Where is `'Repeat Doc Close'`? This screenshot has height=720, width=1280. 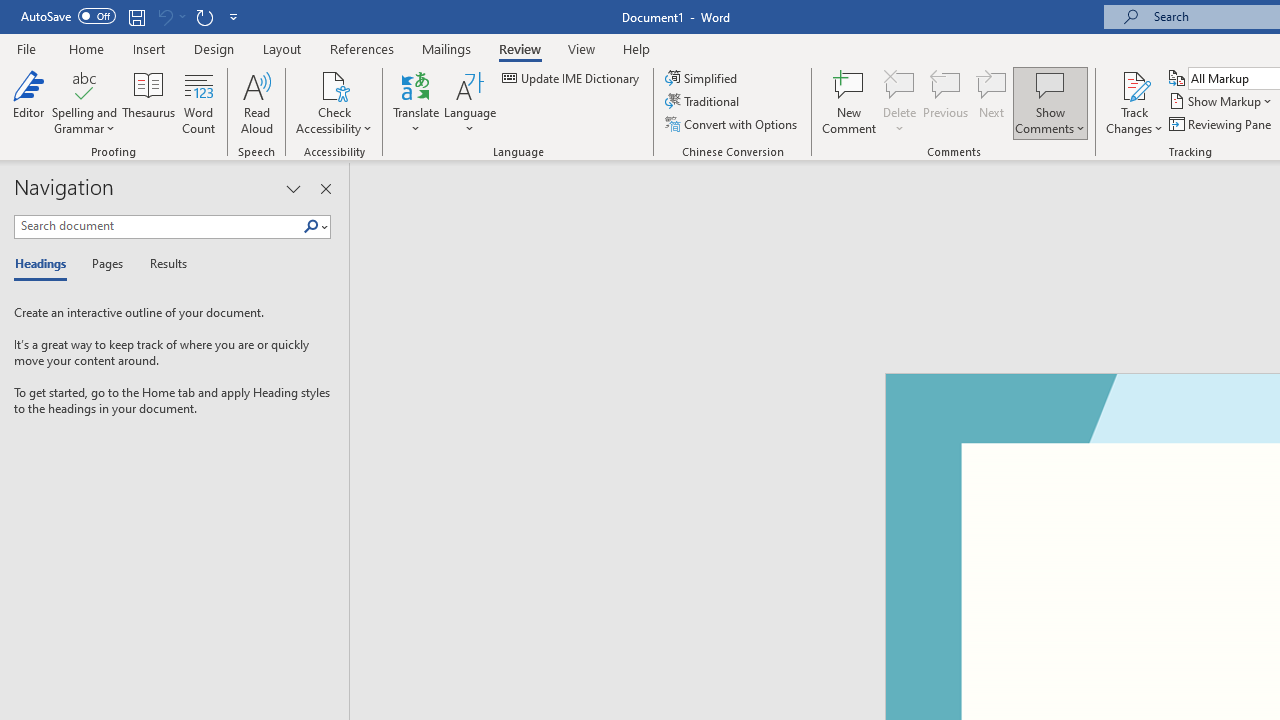 'Repeat Doc Close' is located at coordinates (204, 16).